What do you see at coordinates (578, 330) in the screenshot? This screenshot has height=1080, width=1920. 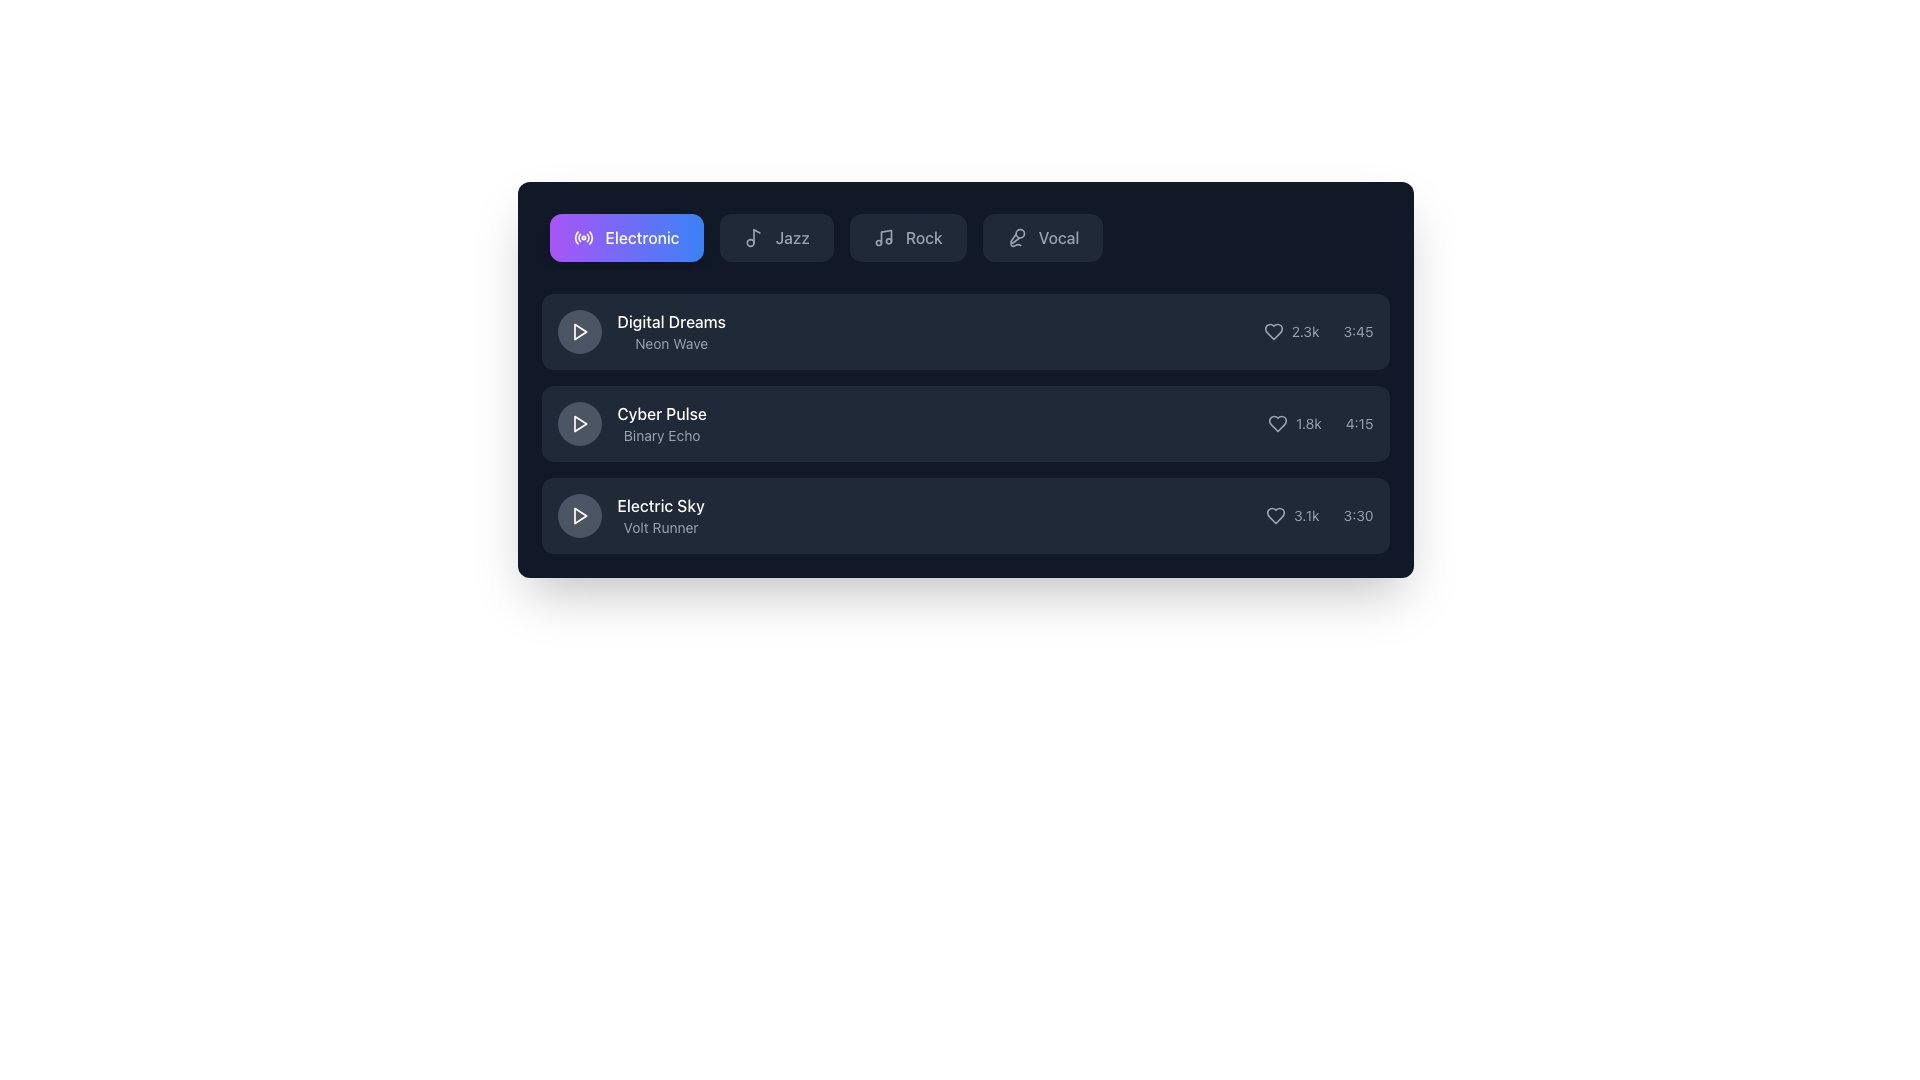 I see `the circular play button for the track 'Digital Dreams' to trigger the color and size change animation` at bounding box center [578, 330].